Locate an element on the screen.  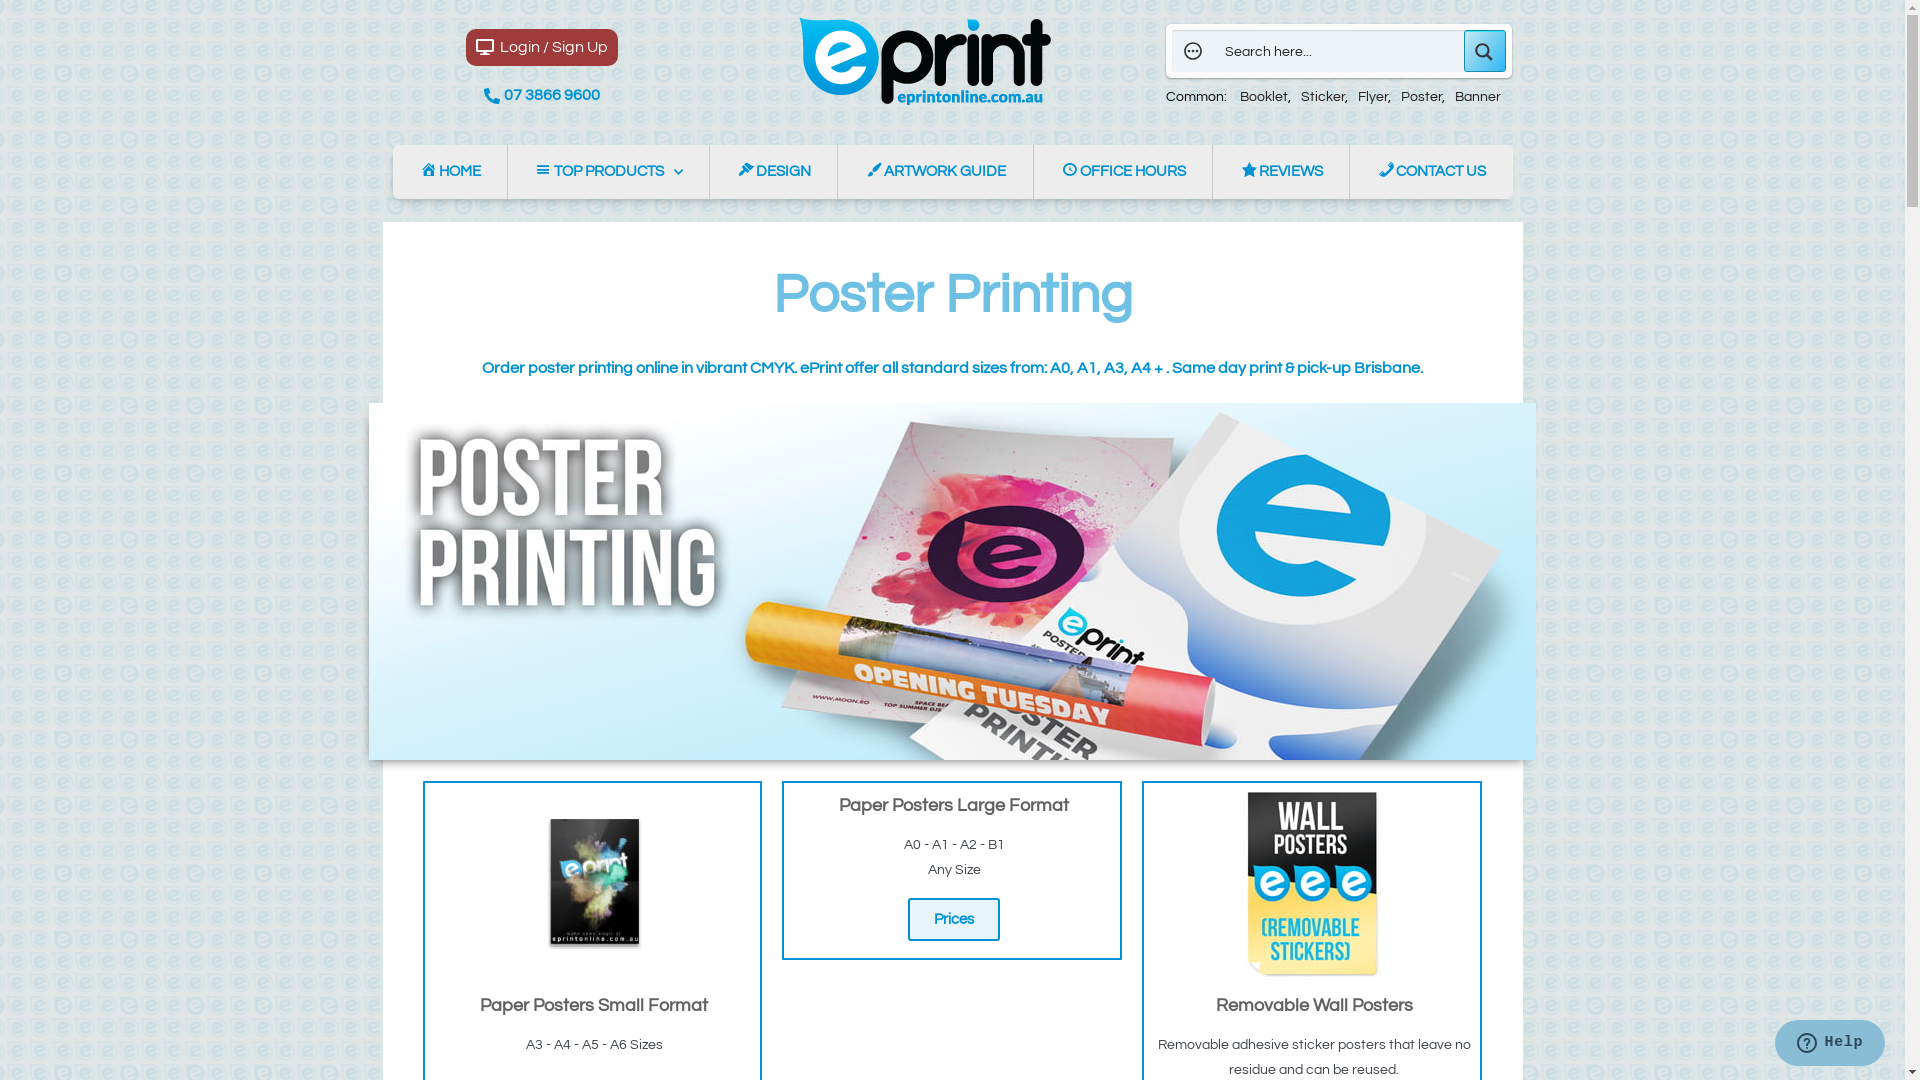
'Booklet' is located at coordinates (1264, 96).